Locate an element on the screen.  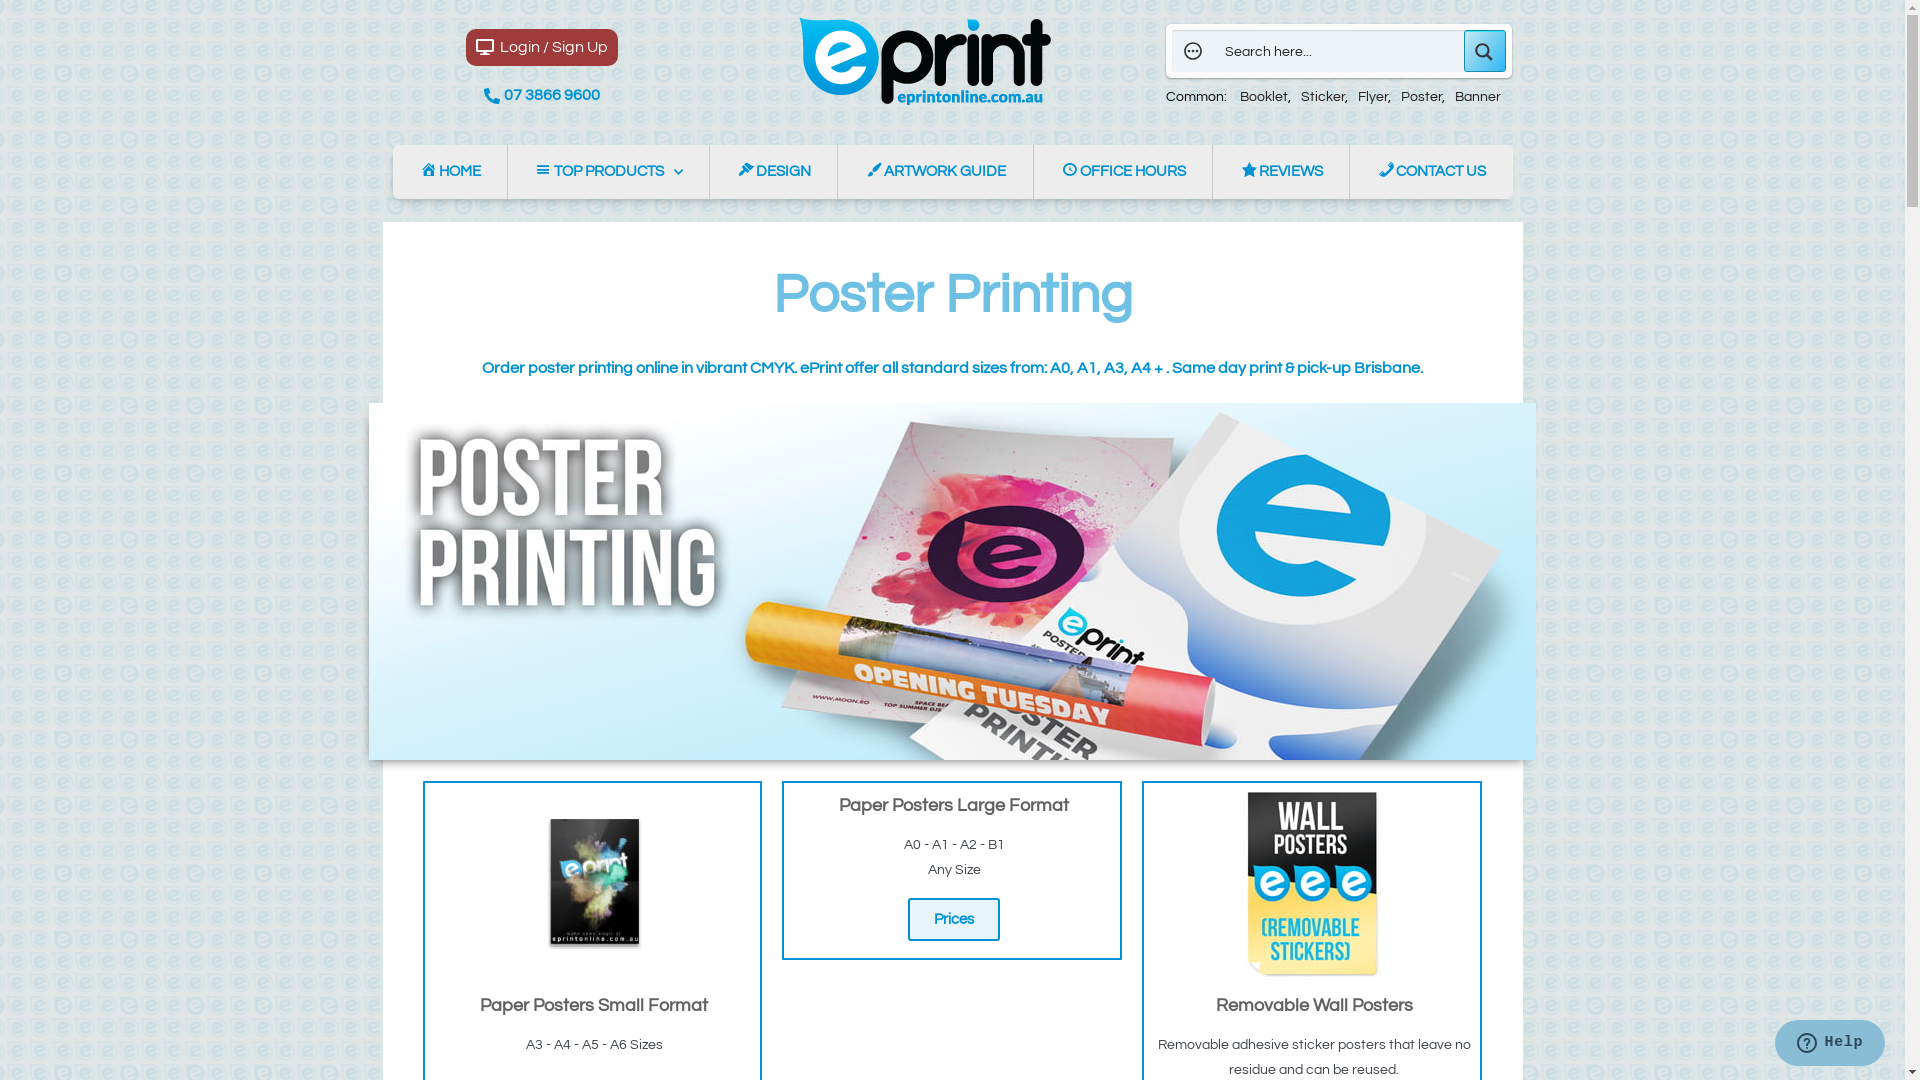
'Booklet' is located at coordinates (1264, 96).